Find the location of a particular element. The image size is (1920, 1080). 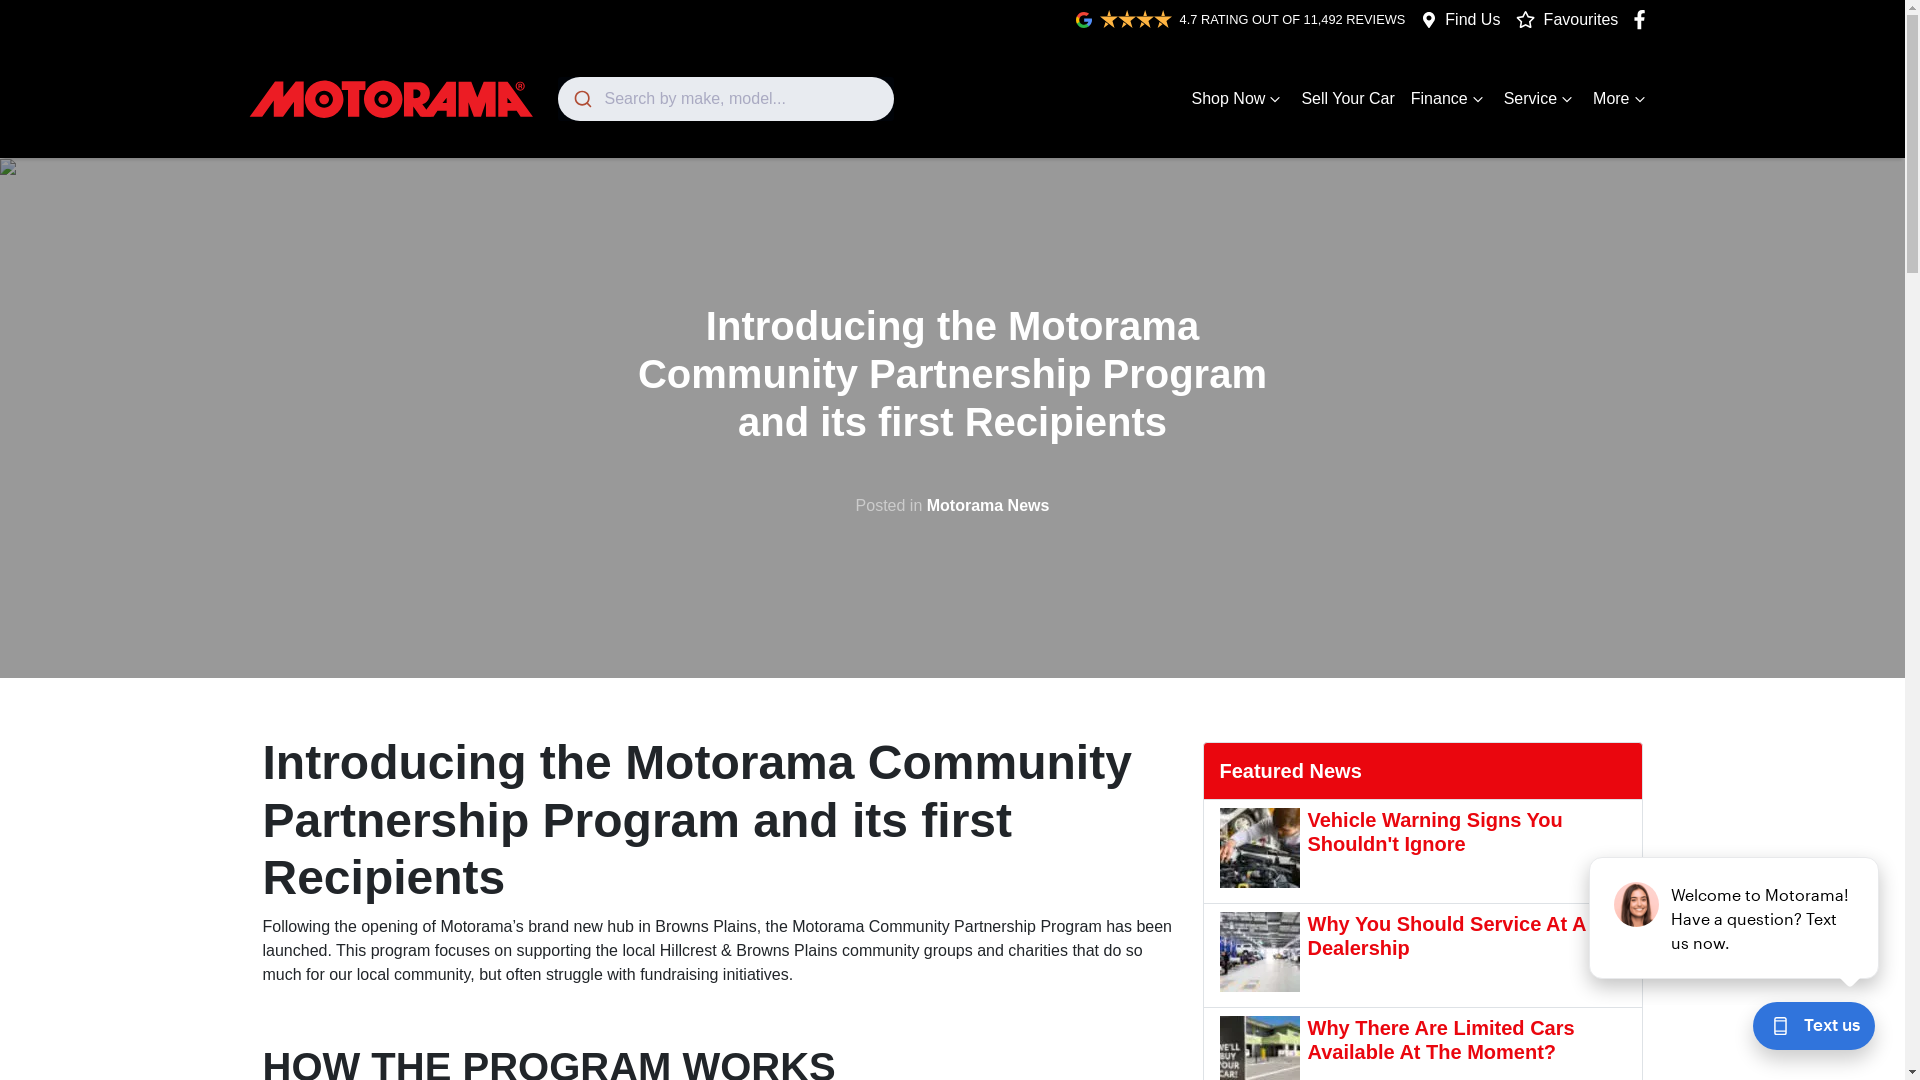

'Why You Should Service At A Dealership' is located at coordinates (1421, 954).